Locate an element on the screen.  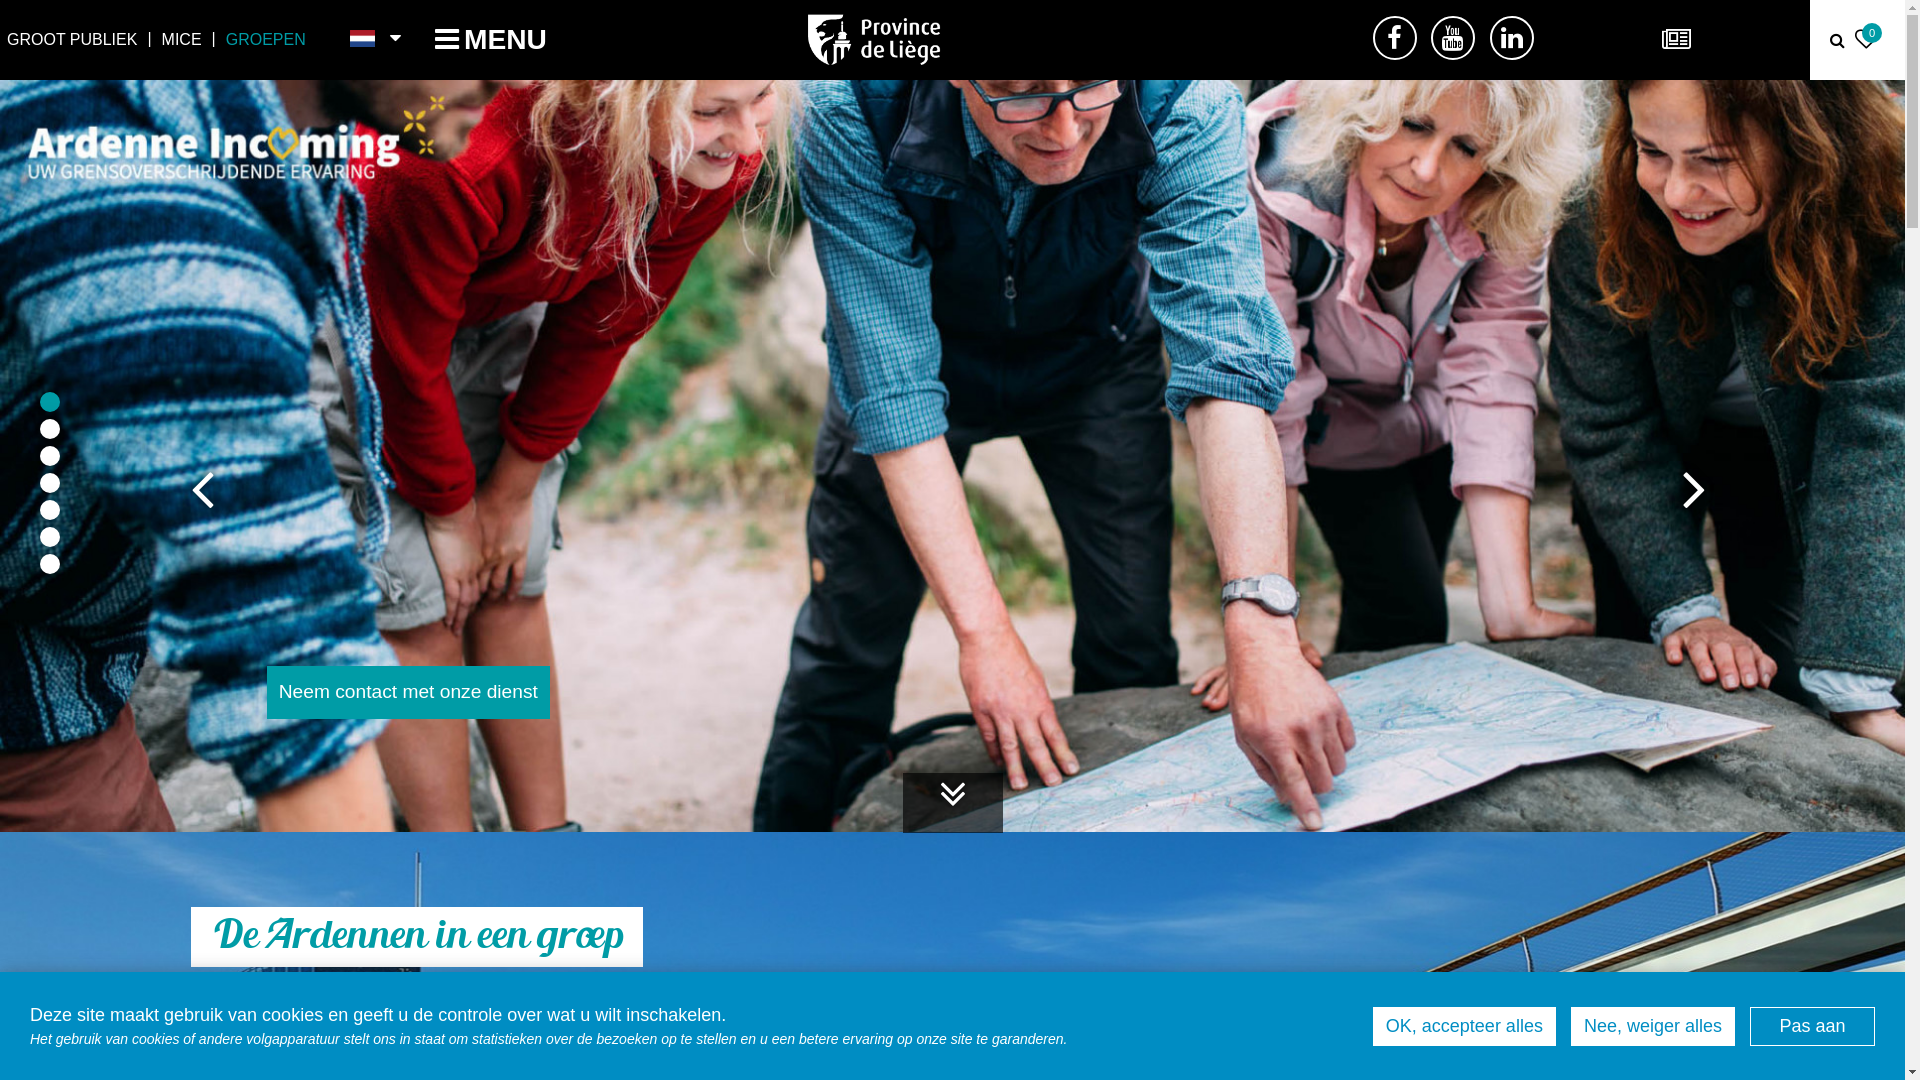
'Pas aan' is located at coordinates (1812, 1025).